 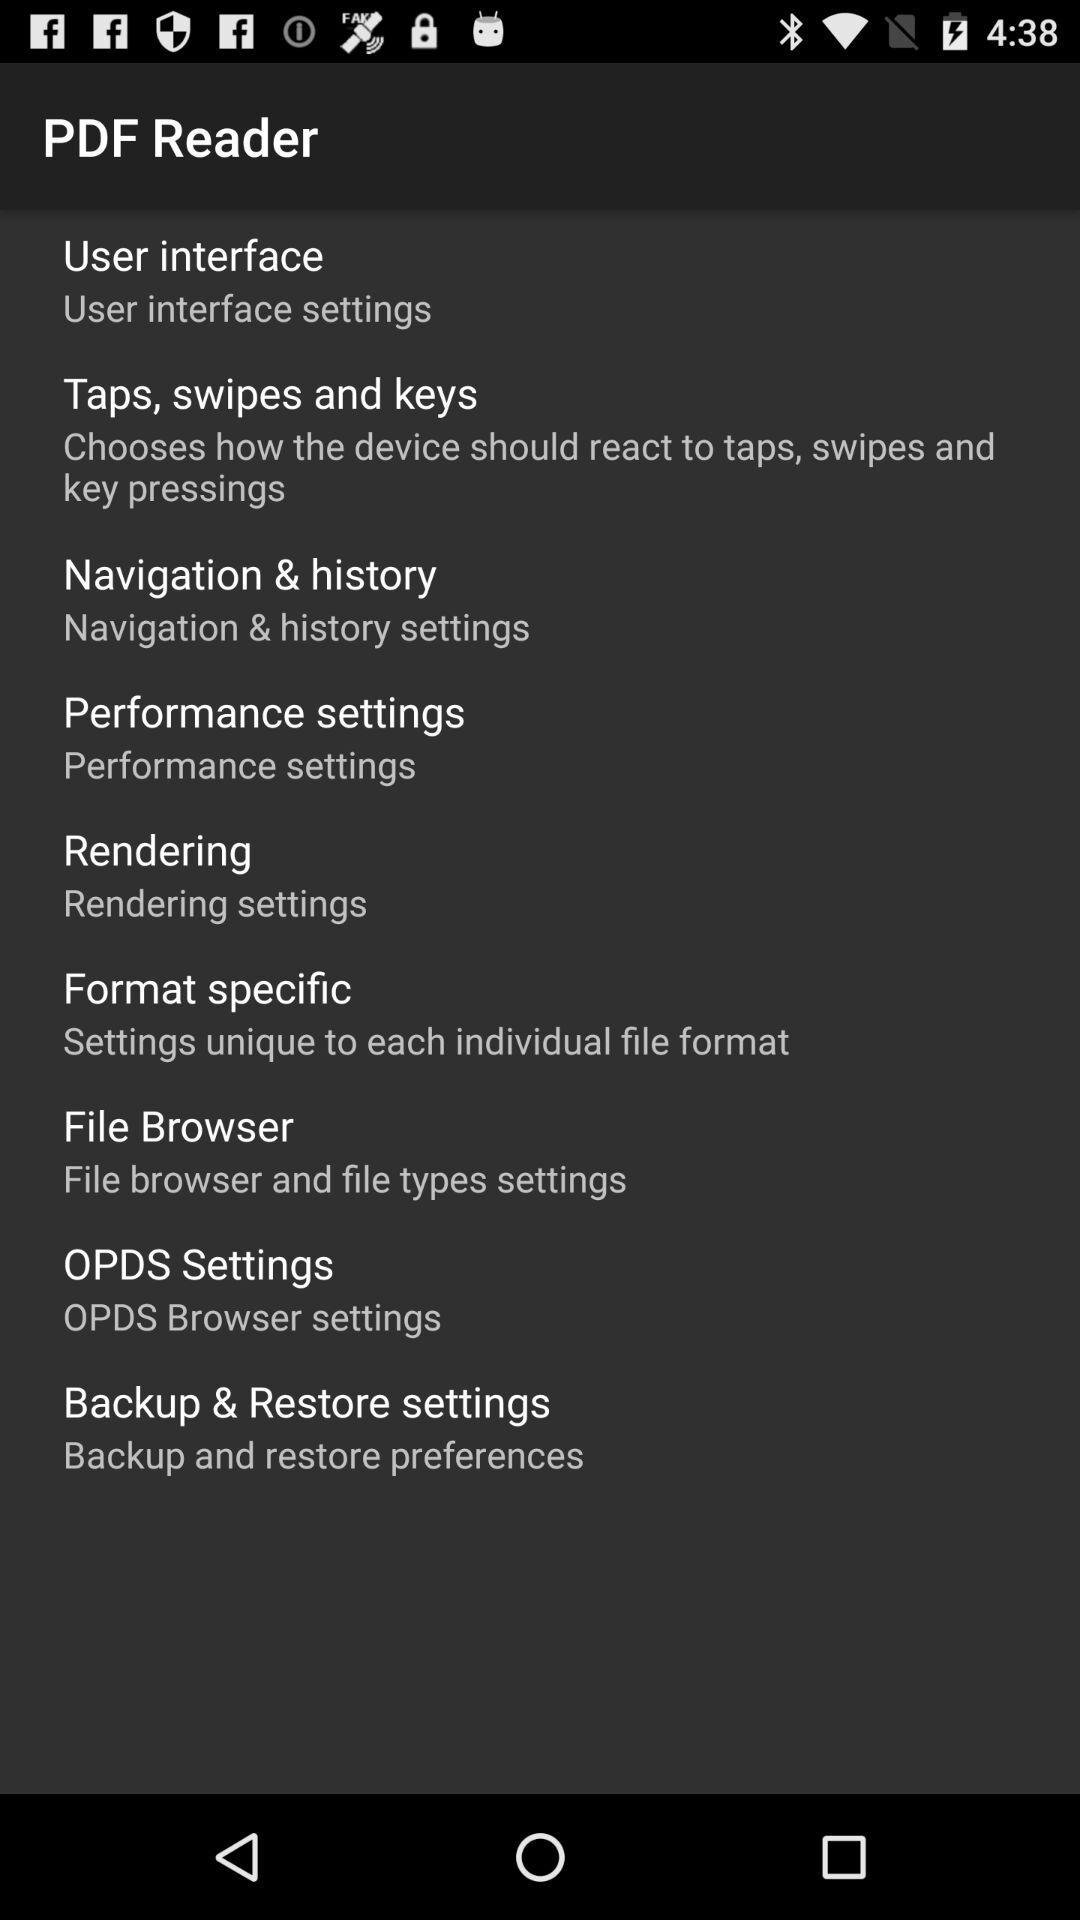 I want to click on the app at the top, so click(x=550, y=465).